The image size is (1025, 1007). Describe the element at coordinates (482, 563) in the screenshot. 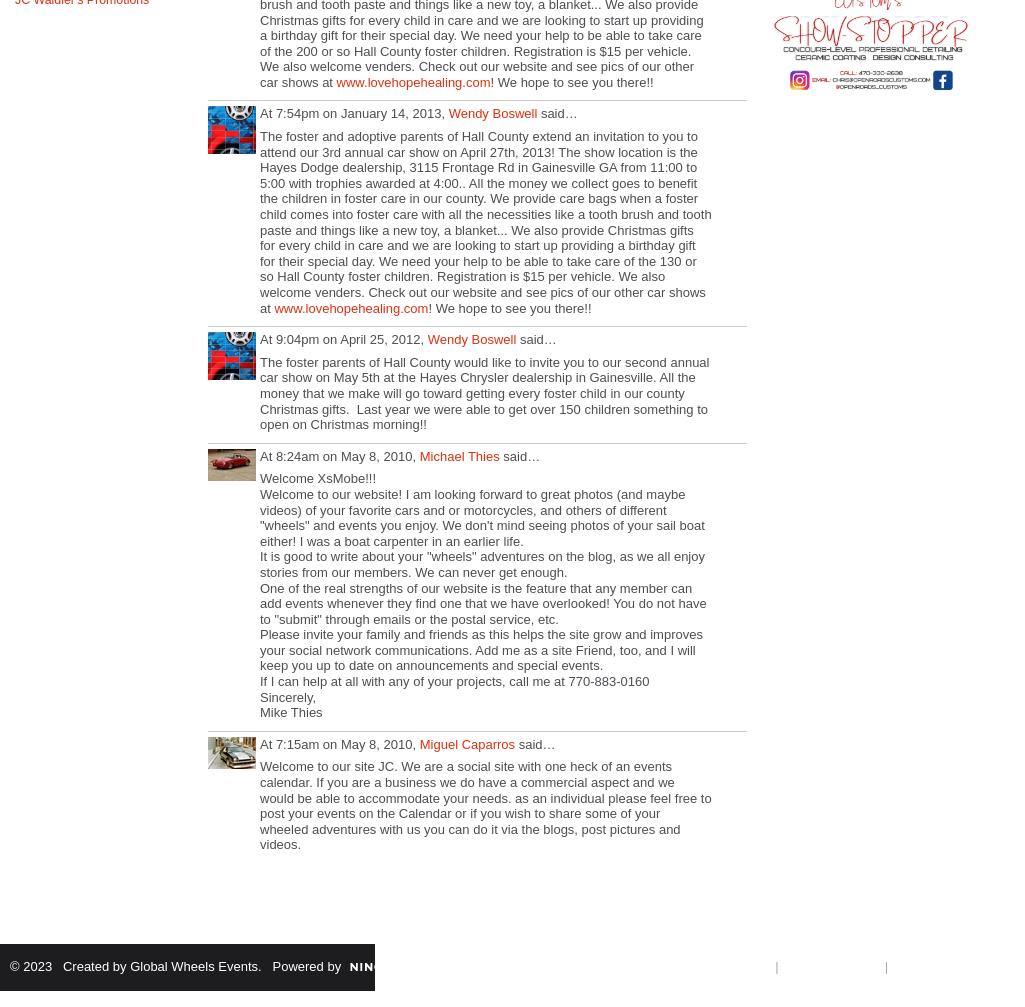

I see `'It is good to write about your "wheels" adventures on the blog, as we all enjoy stories from our members. We can never get enough.'` at that location.